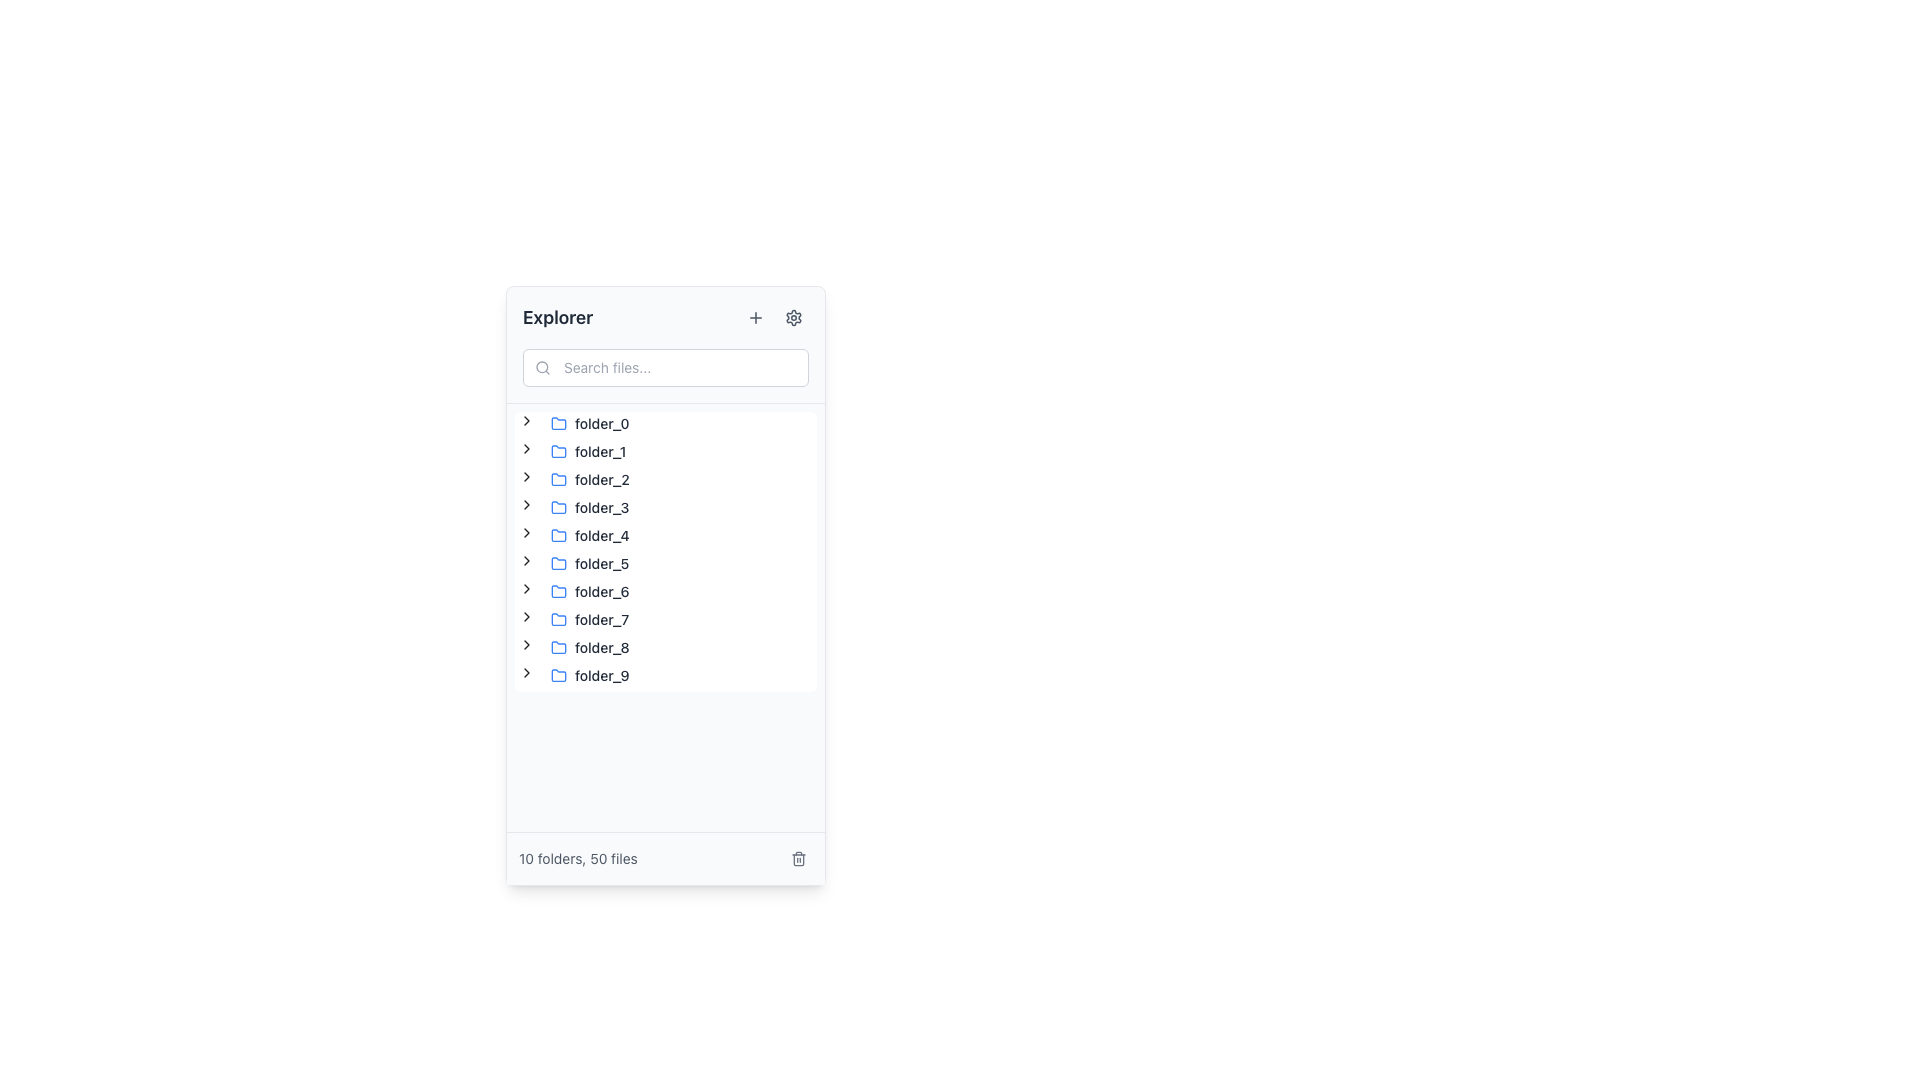  What do you see at coordinates (527, 619) in the screenshot?
I see `the right-facing chevron icon` at bounding box center [527, 619].